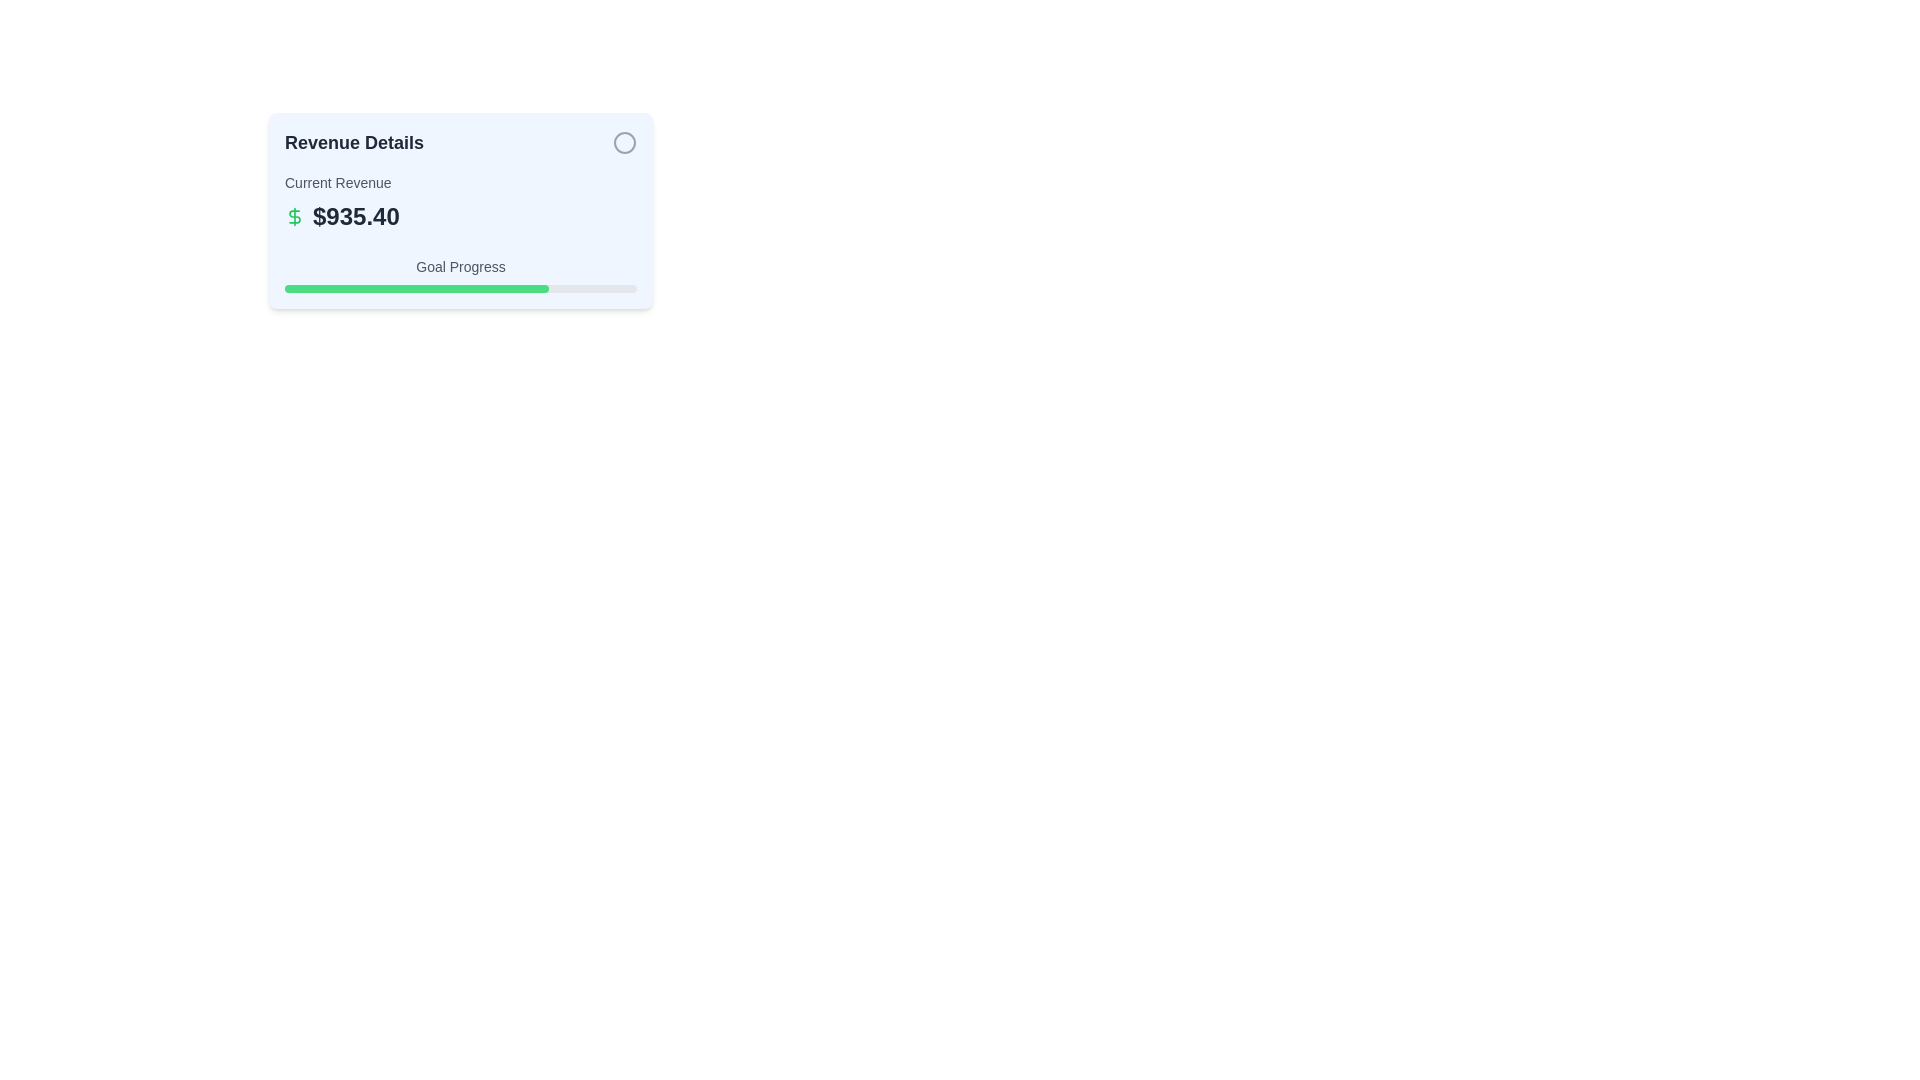  I want to click on the 'Goal Progress' text label, which is displayed in a medium-size light gray font above a progress bar, so click(459, 265).